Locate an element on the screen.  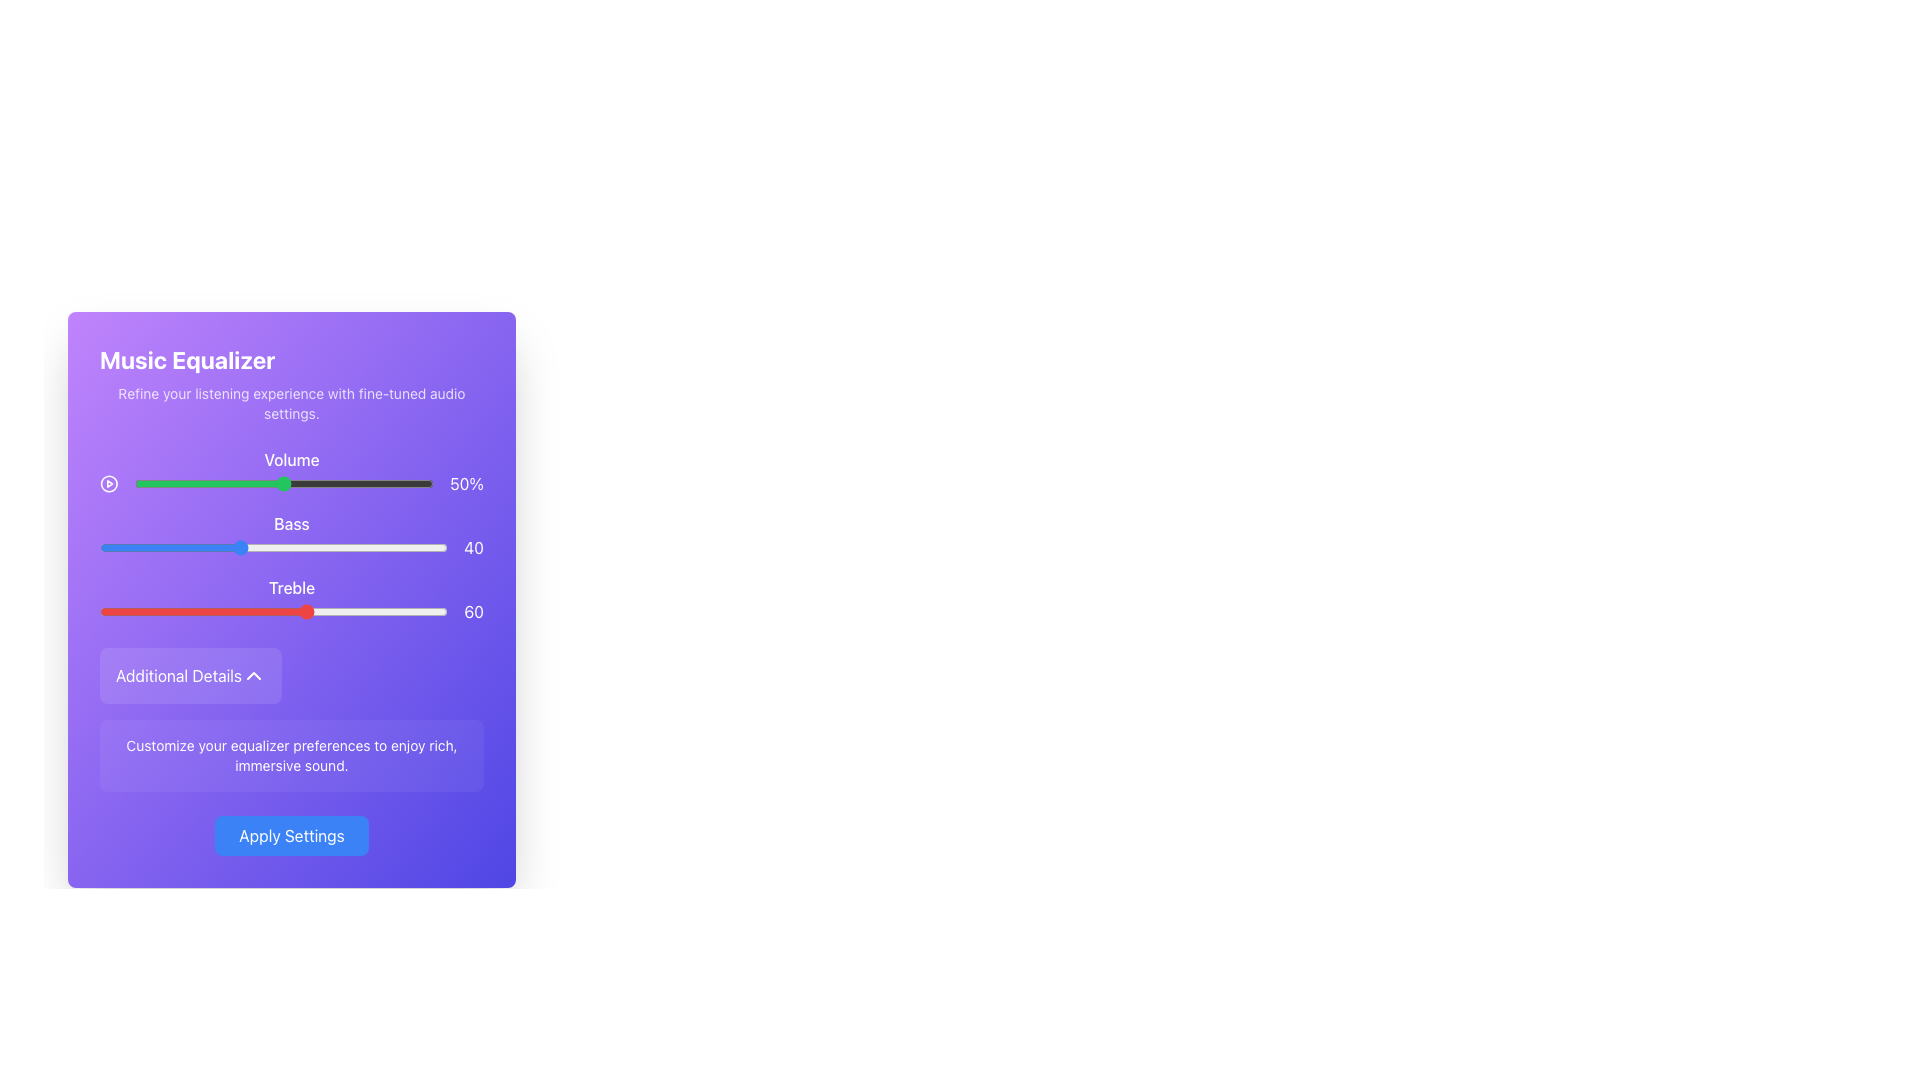
Bass level is located at coordinates (440, 547).